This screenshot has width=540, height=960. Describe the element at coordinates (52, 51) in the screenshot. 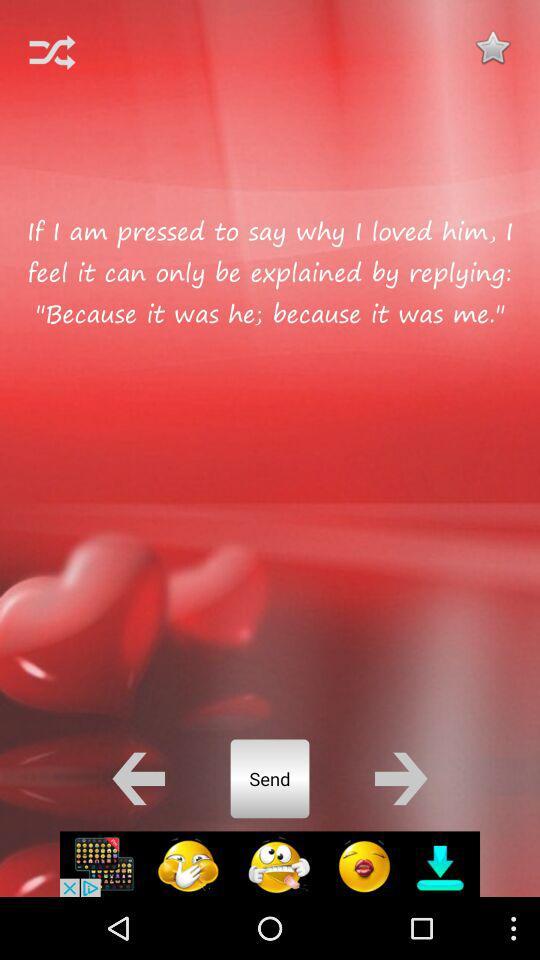

I see `connect` at that location.